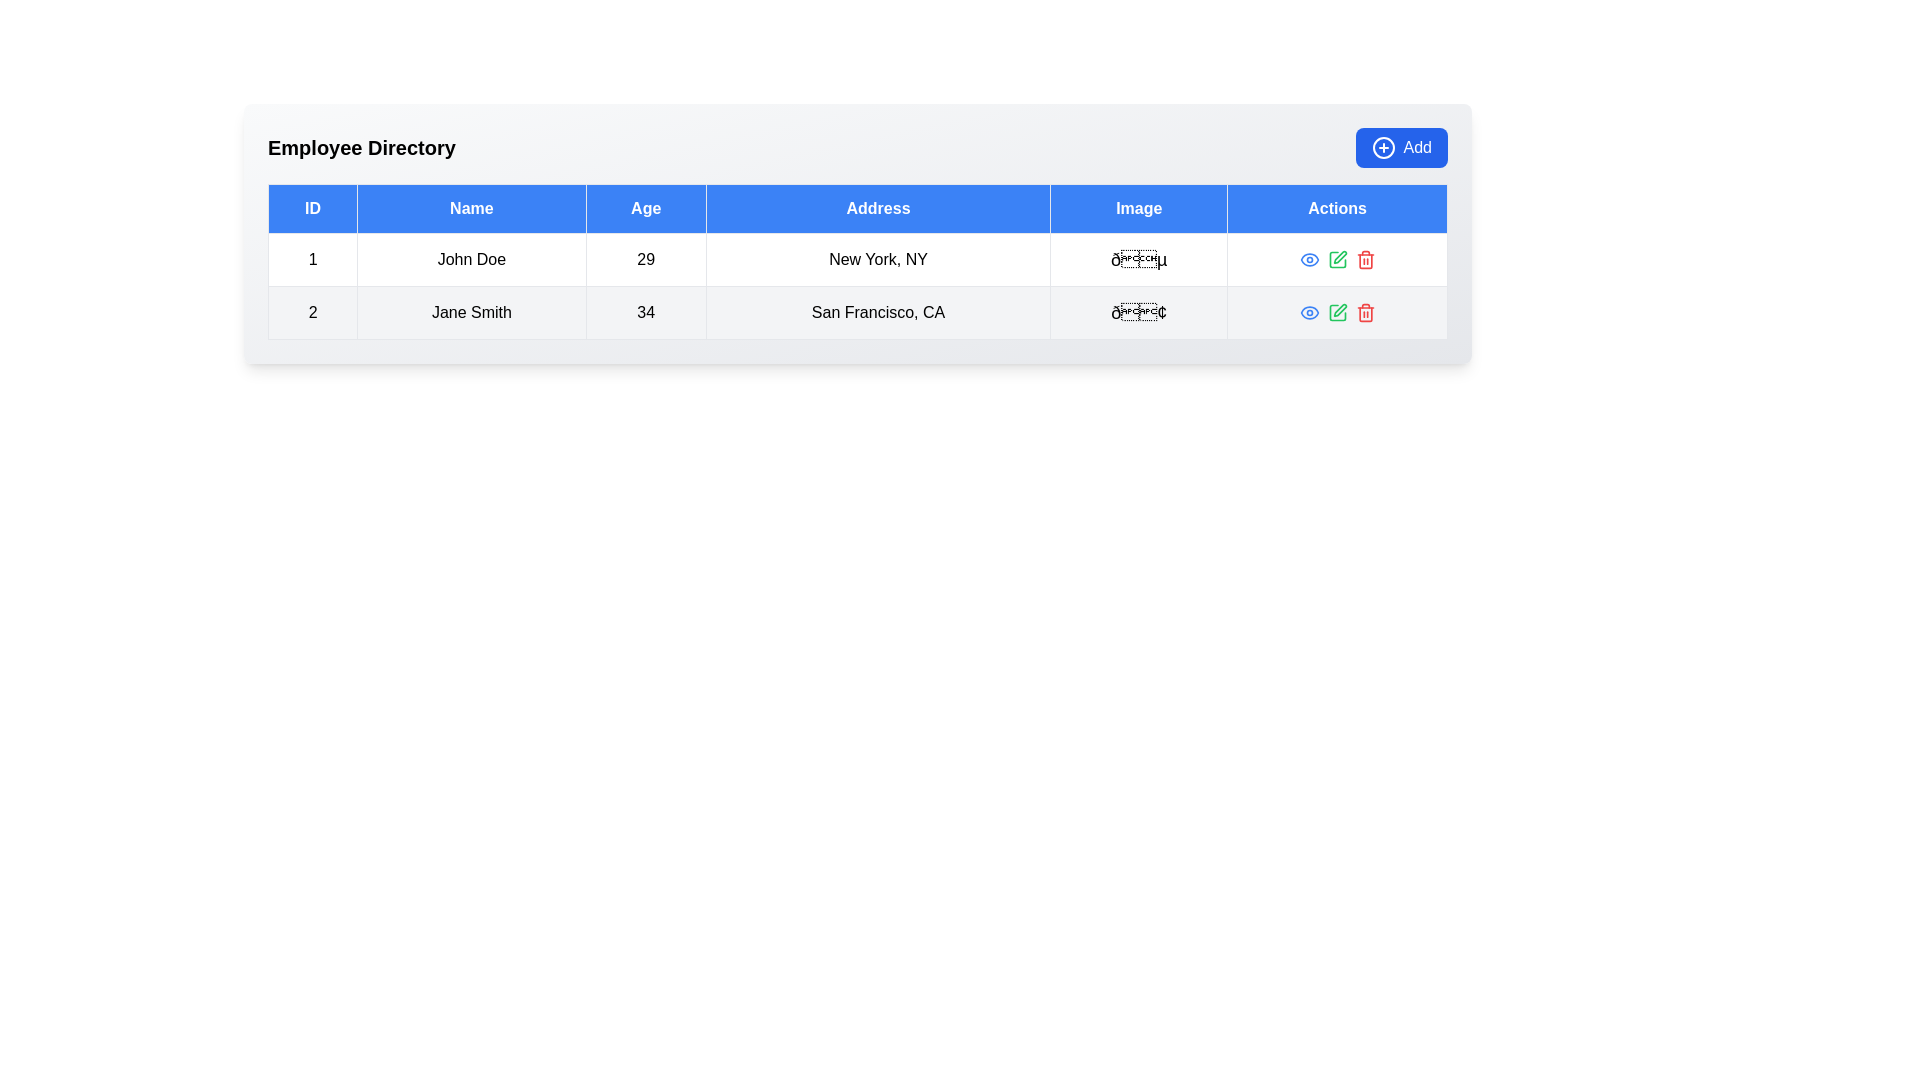  I want to click on the 'Address' column header to sort the column data in the table, so click(878, 208).